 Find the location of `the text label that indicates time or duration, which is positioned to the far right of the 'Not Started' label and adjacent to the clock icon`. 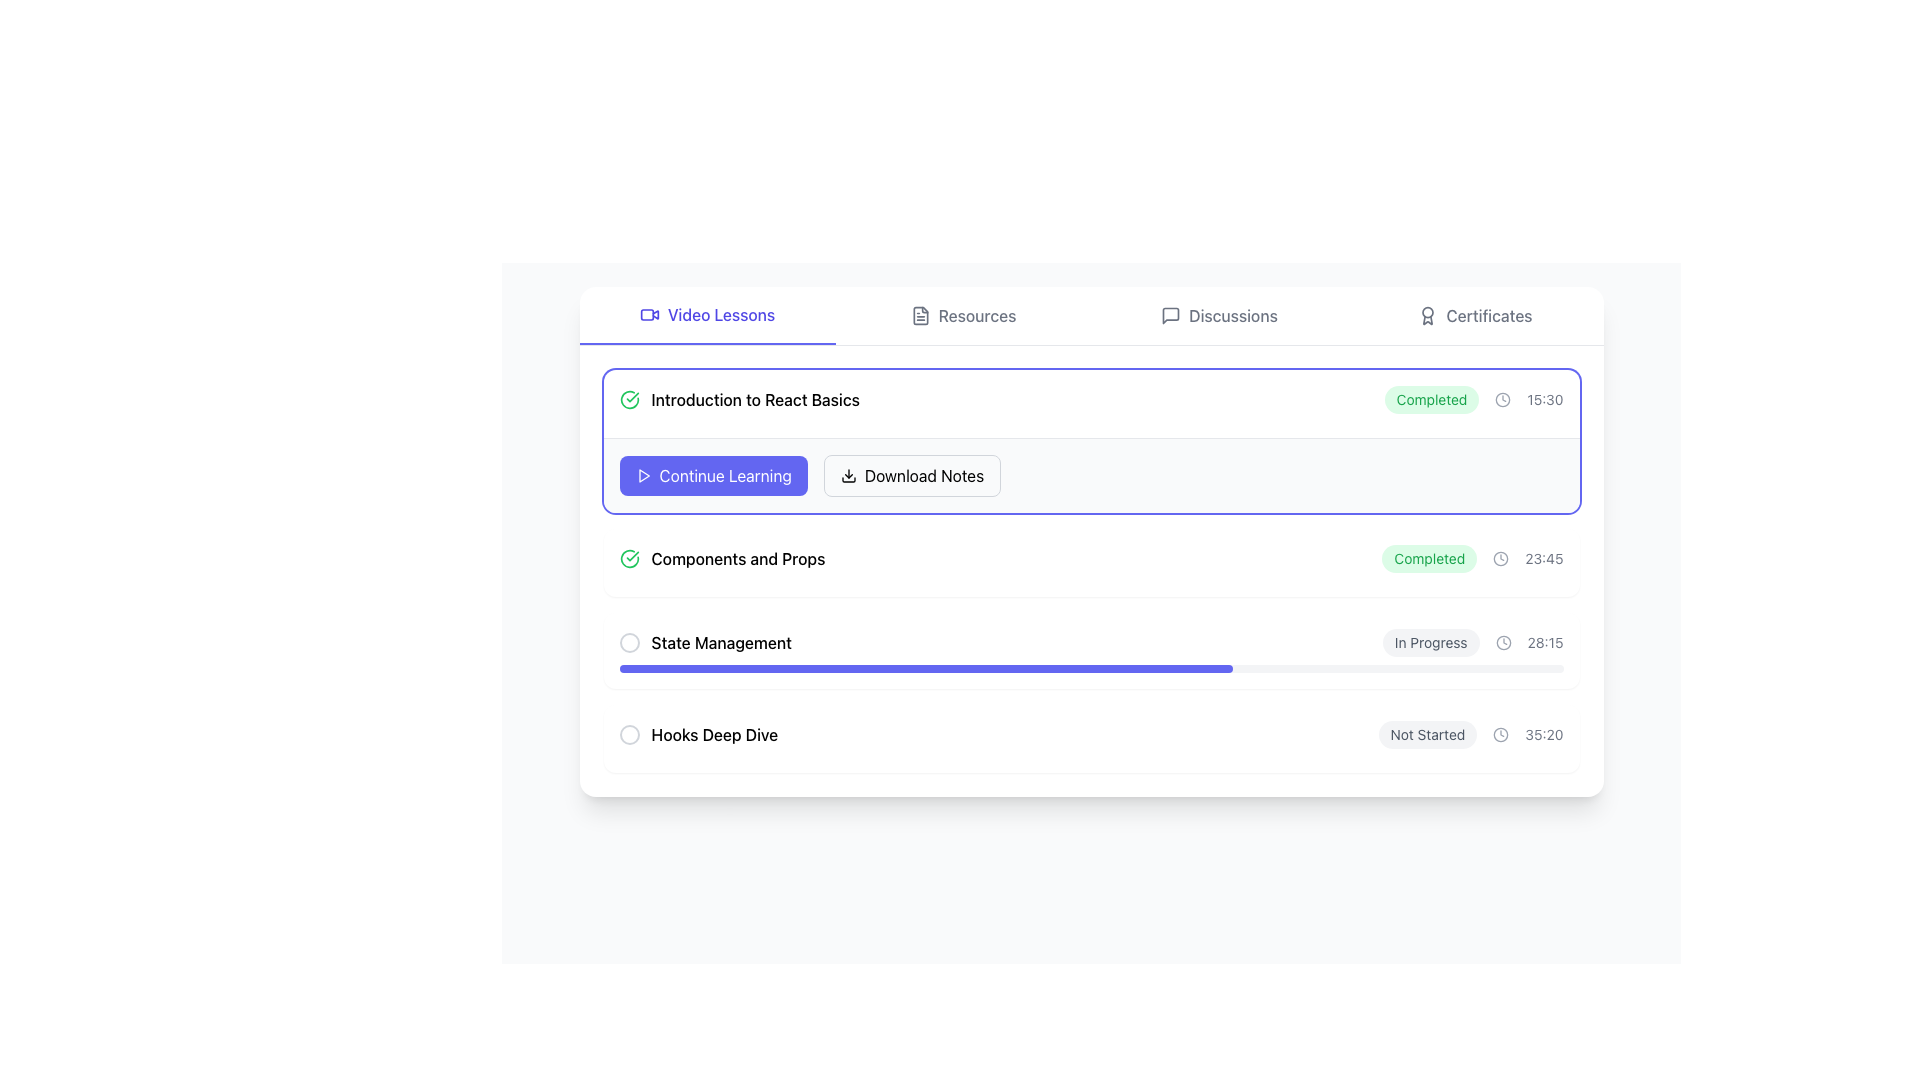

the text label that indicates time or duration, which is positioned to the far right of the 'Not Started' label and adjacent to the clock icon is located at coordinates (1543, 735).